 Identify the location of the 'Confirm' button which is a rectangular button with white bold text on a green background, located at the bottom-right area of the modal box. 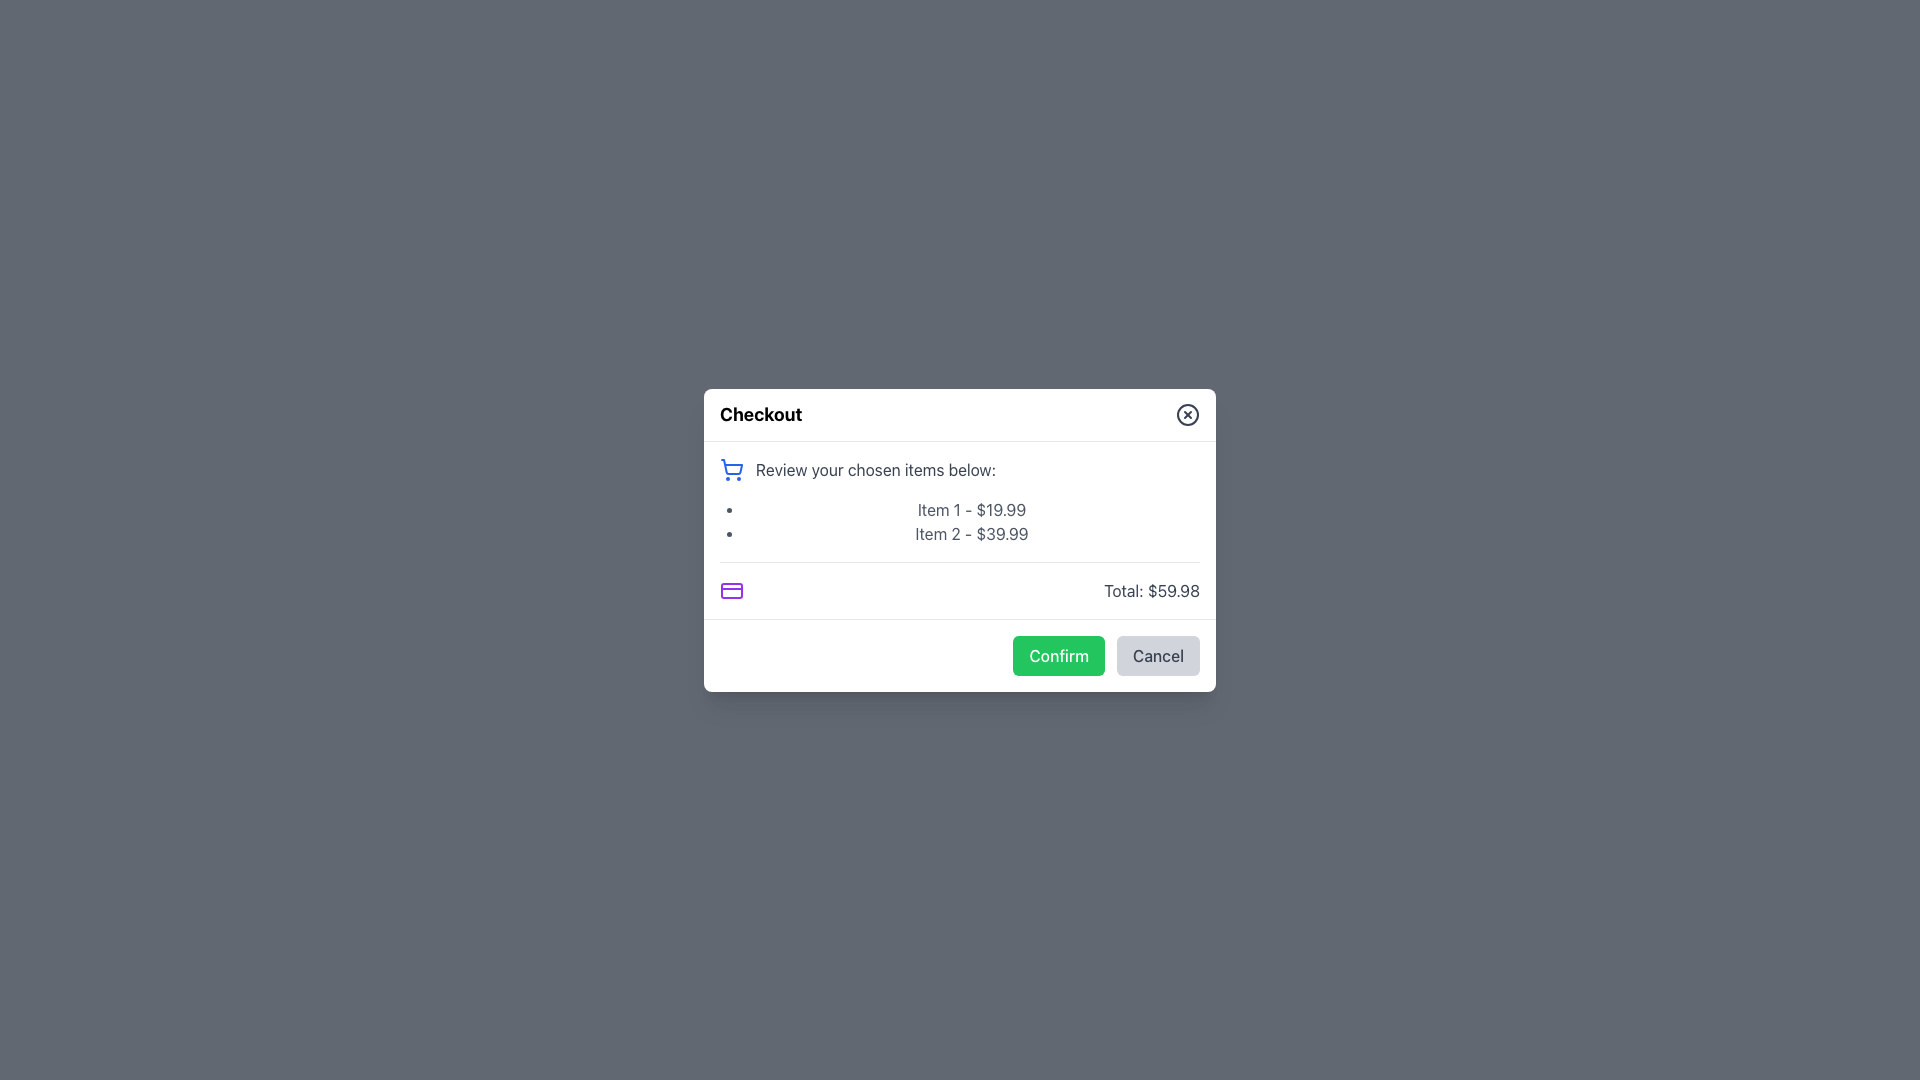
(1058, 655).